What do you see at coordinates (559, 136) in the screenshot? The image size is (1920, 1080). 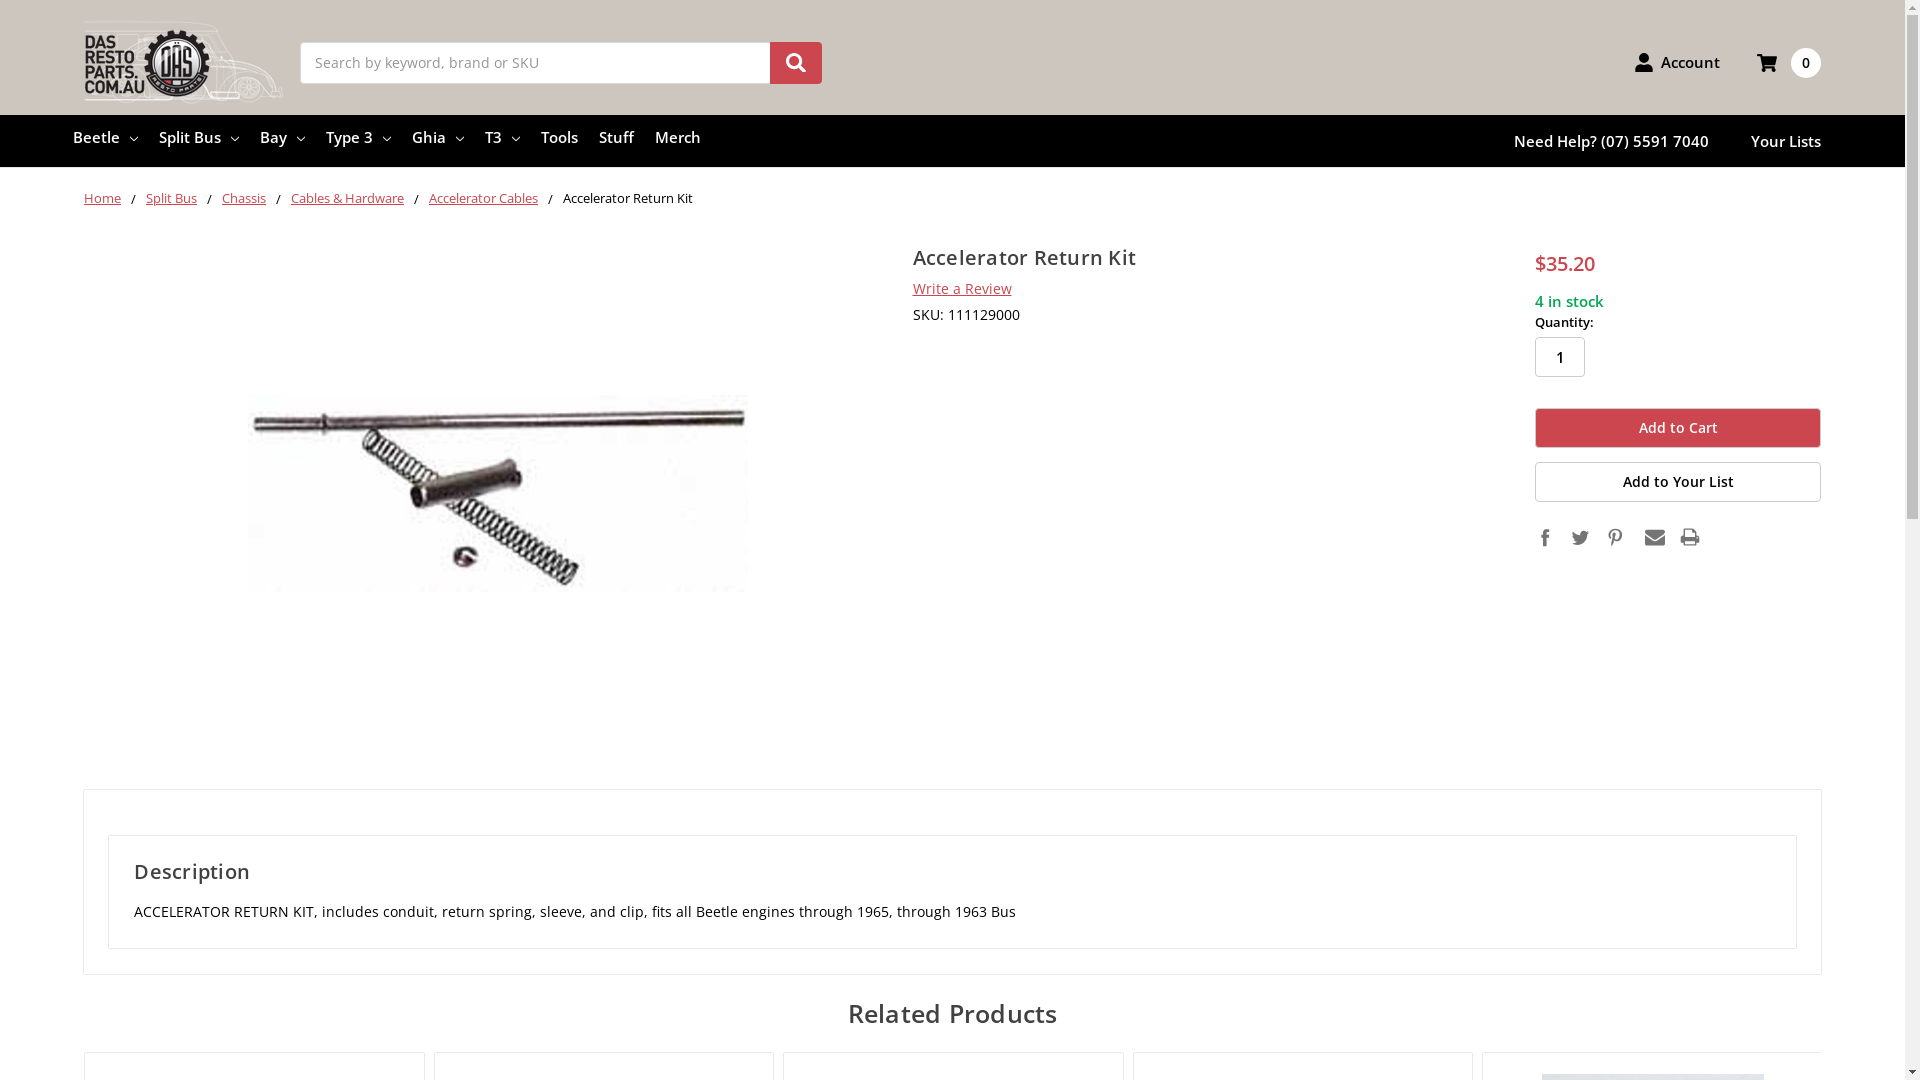 I see `'Tools'` at bounding box center [559, 136].